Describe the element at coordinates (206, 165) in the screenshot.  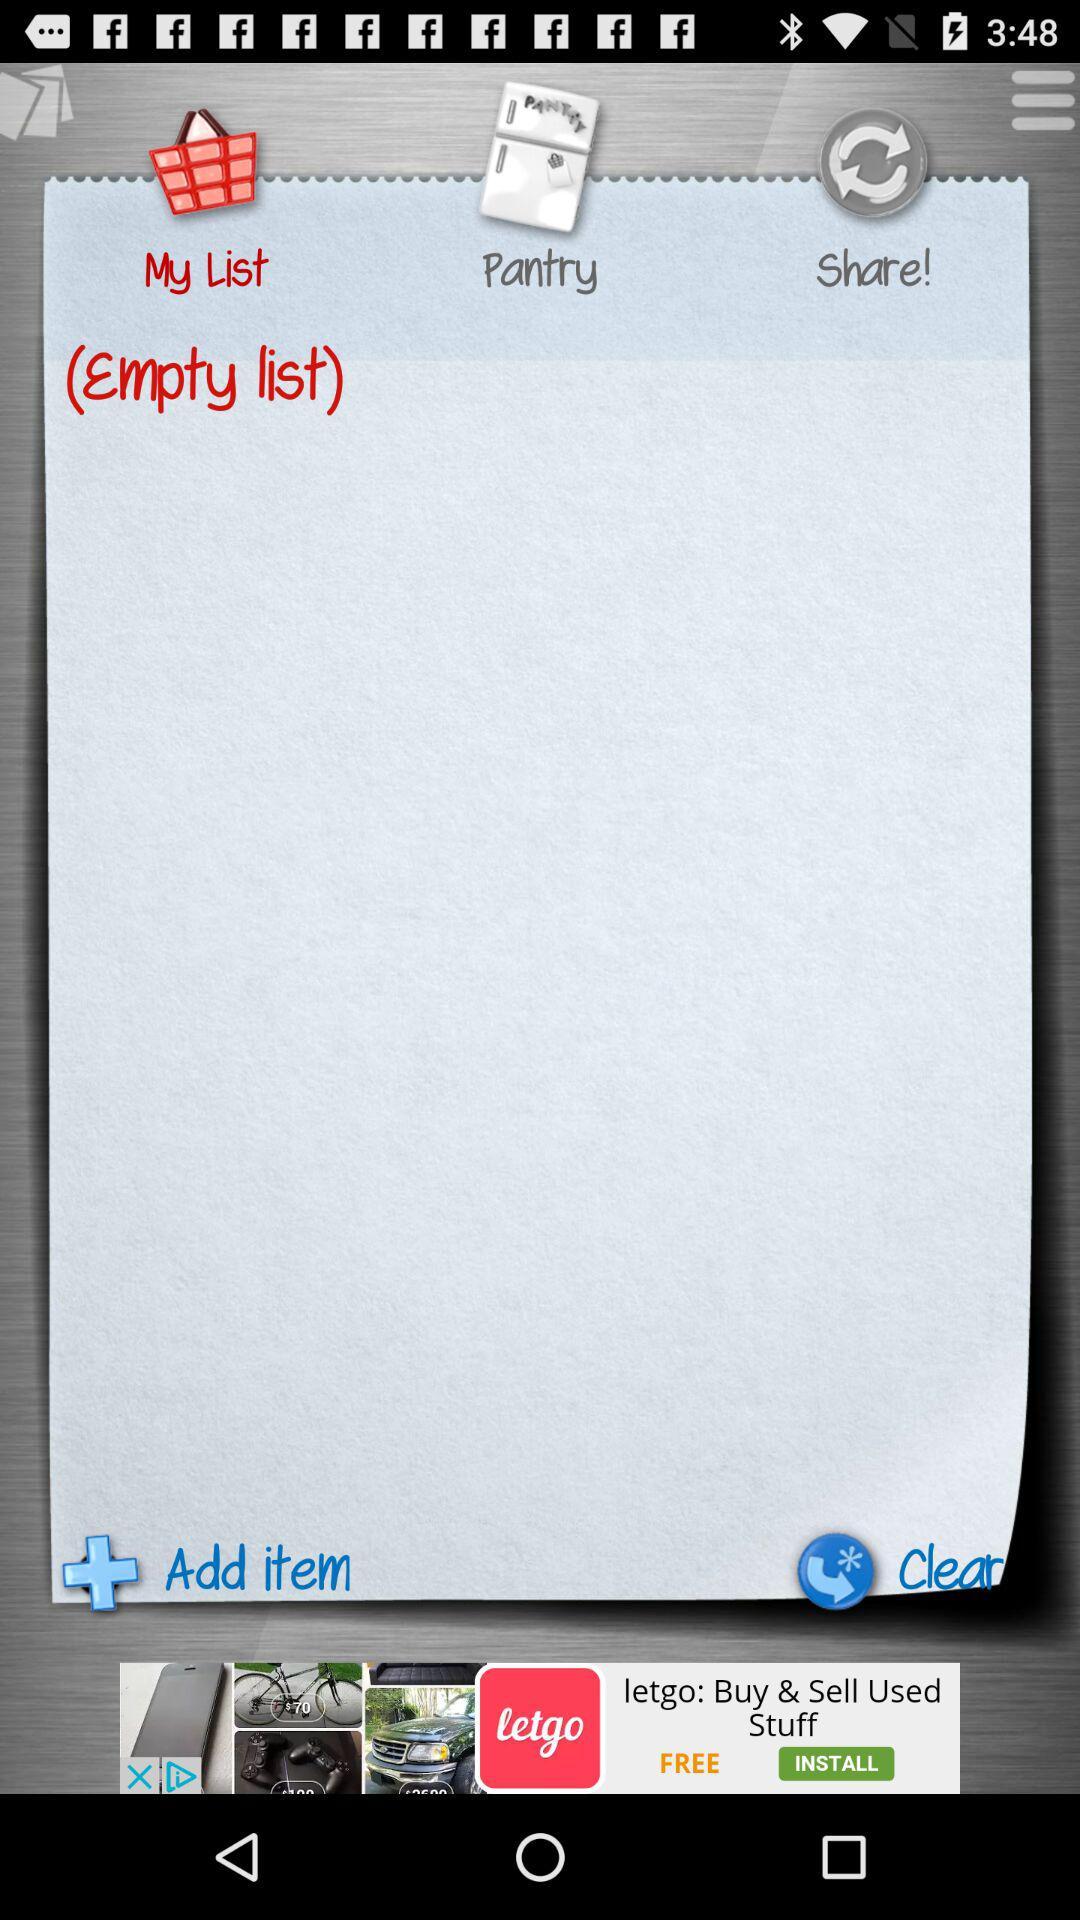
I see `list` at that location.